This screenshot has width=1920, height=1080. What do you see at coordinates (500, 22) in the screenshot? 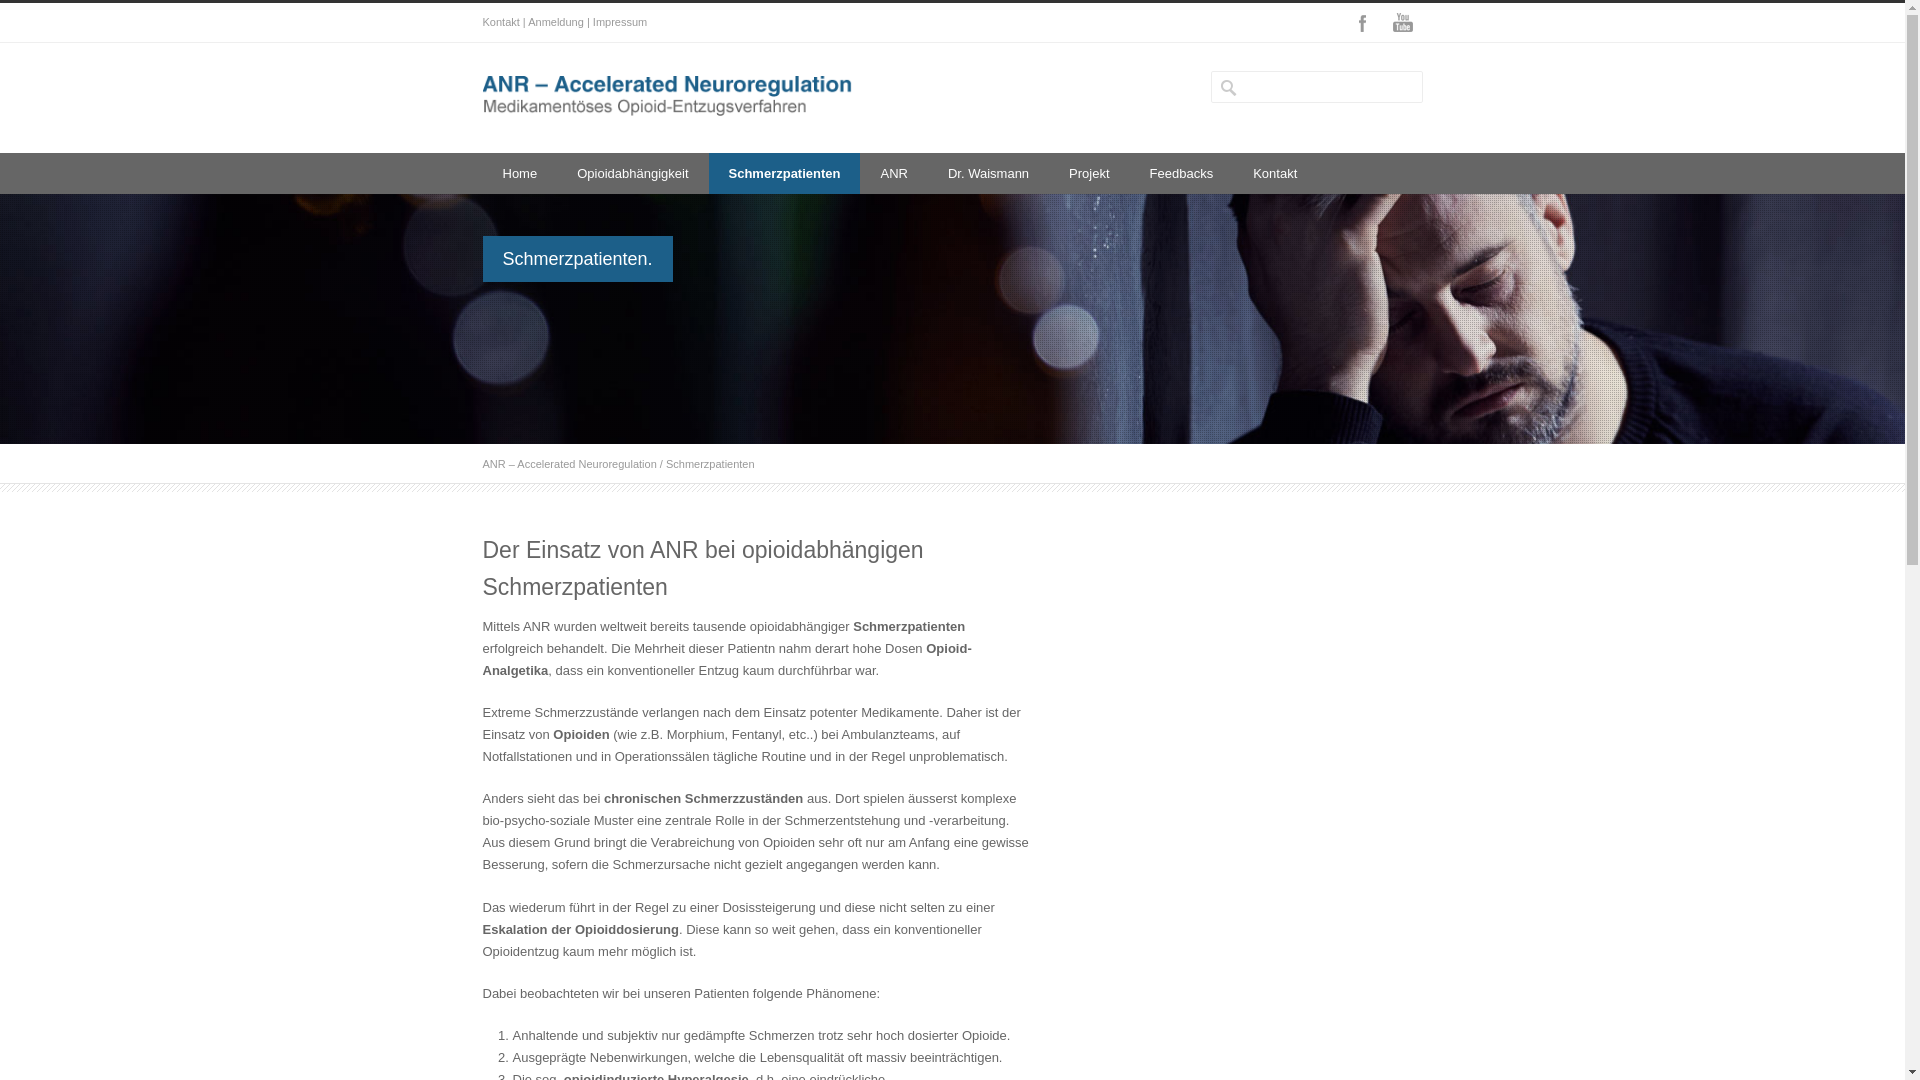
I see `'Kontakt'` at bounding box center [500, 22].